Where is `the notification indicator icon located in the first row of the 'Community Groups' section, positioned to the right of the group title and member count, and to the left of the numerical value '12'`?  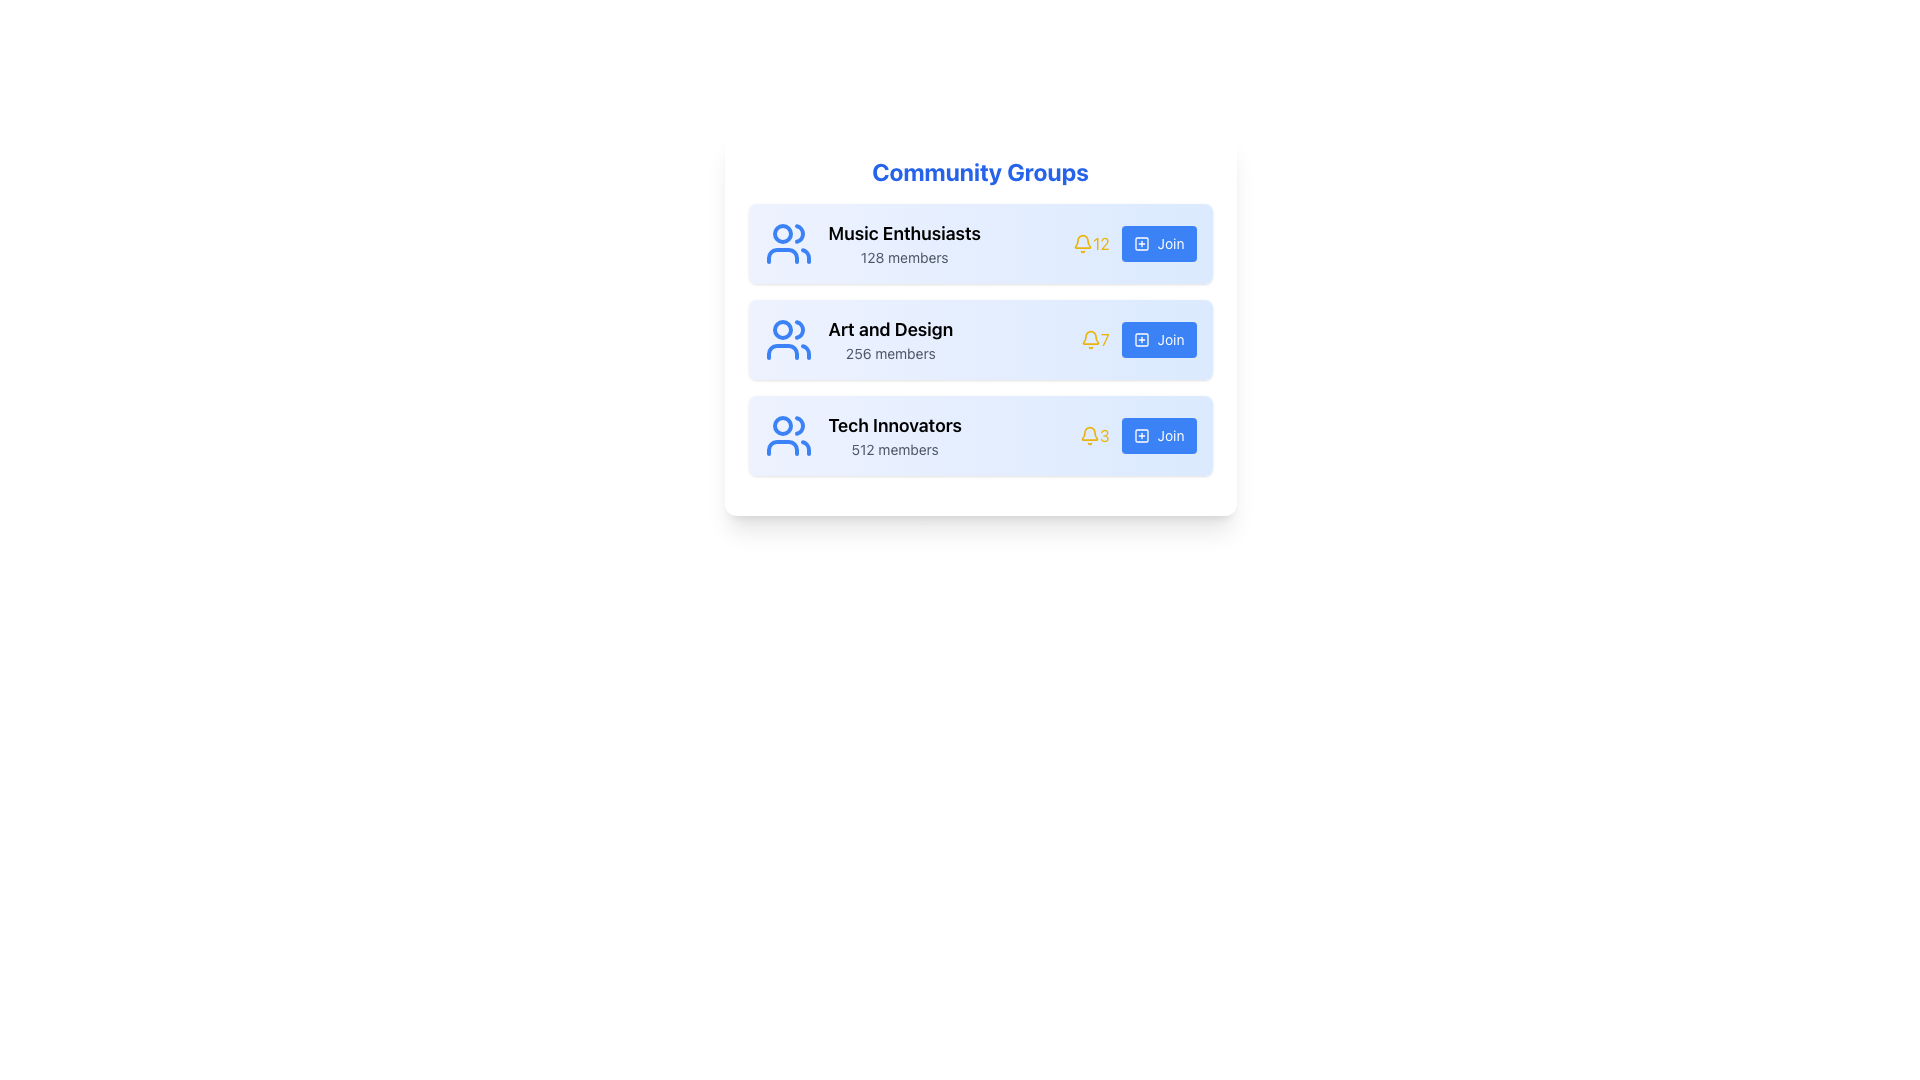 the notification indicator icon located in the first row of the 'Community Groups' section, positioned to the right of the group title and member count, and to the left of the numerical value '12' is located at coordinates (1082, 242).